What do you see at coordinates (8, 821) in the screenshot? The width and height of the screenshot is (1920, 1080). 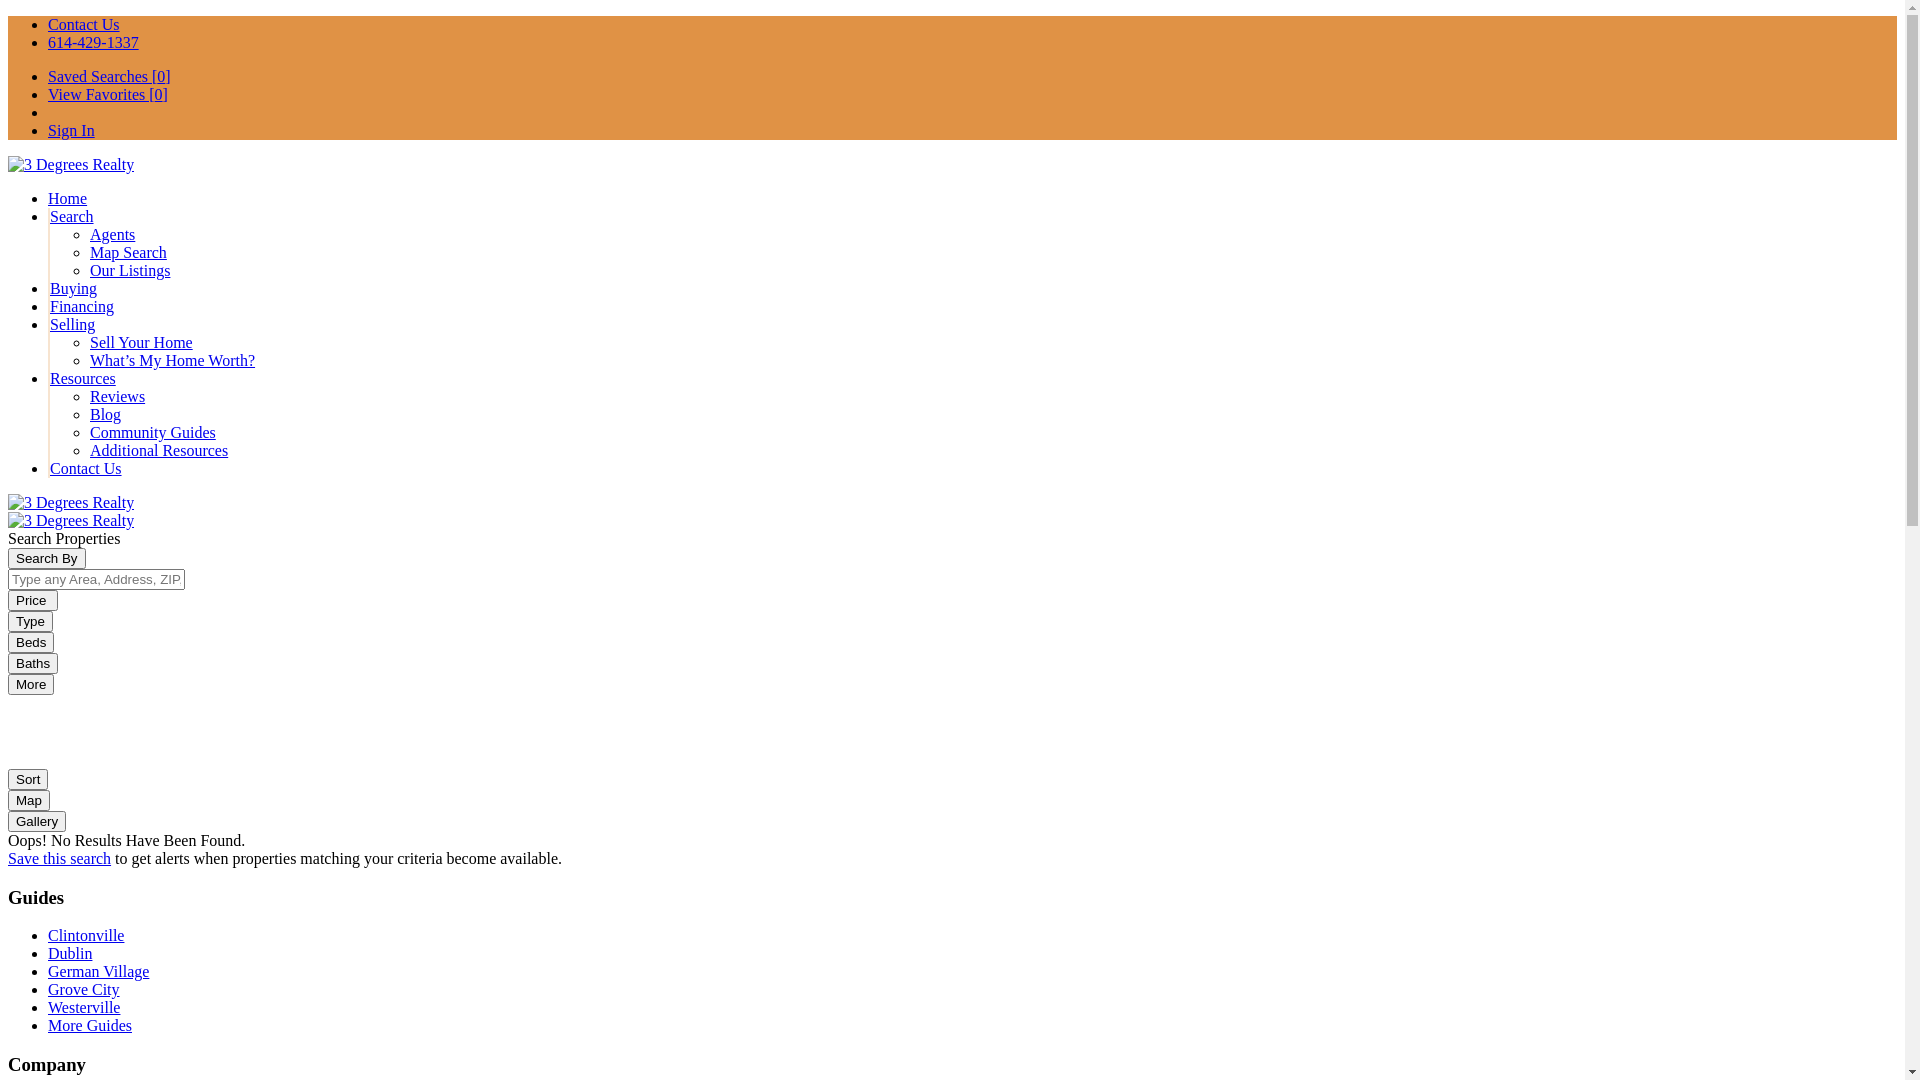 I see `'Gallery'` at bounding box center [8, 821].